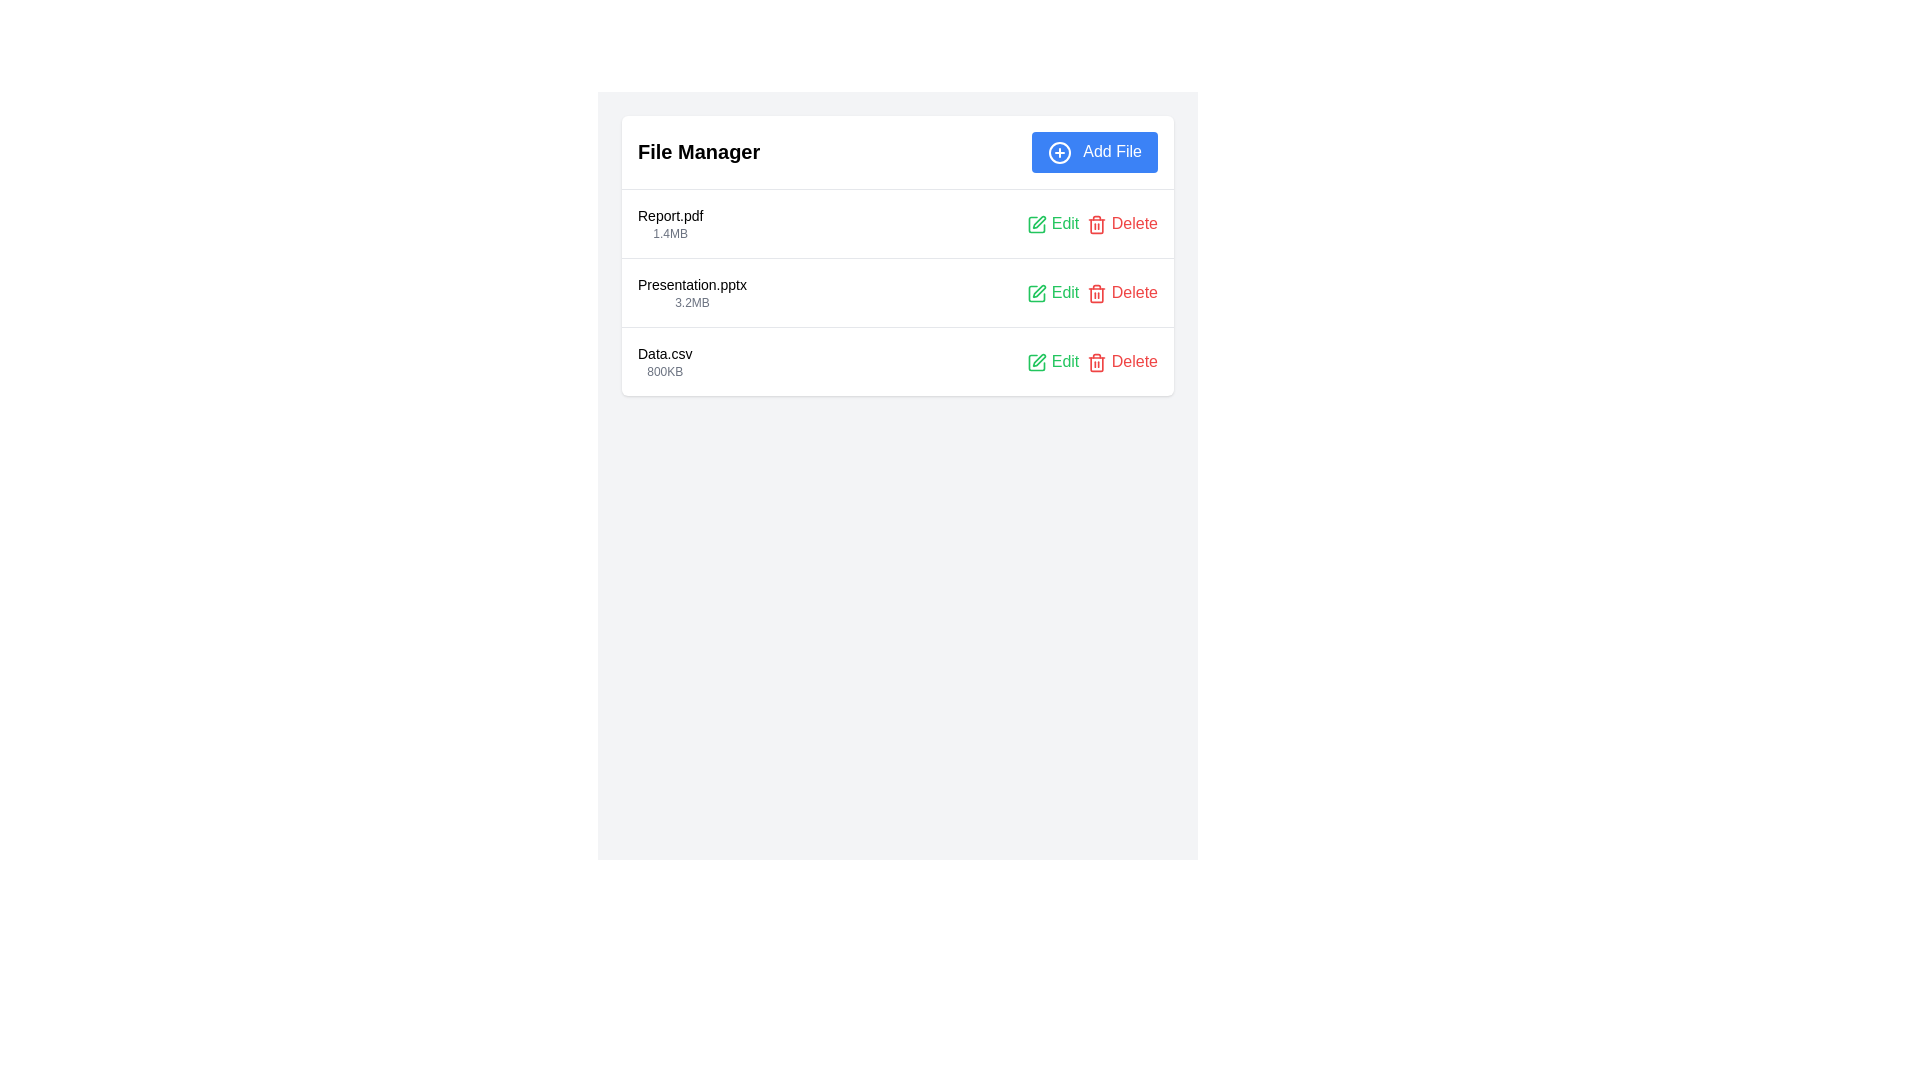 Image resolution: width=1920 pixels, height=1080 pixels. What do you see at coordinates (1037, 362) in the screenshot?
I see `the green pencil icon that symbolizes an edit action, located to the left of the word 'Edit' for the file 'Data.csv'` at bounding box center [1037, 362].